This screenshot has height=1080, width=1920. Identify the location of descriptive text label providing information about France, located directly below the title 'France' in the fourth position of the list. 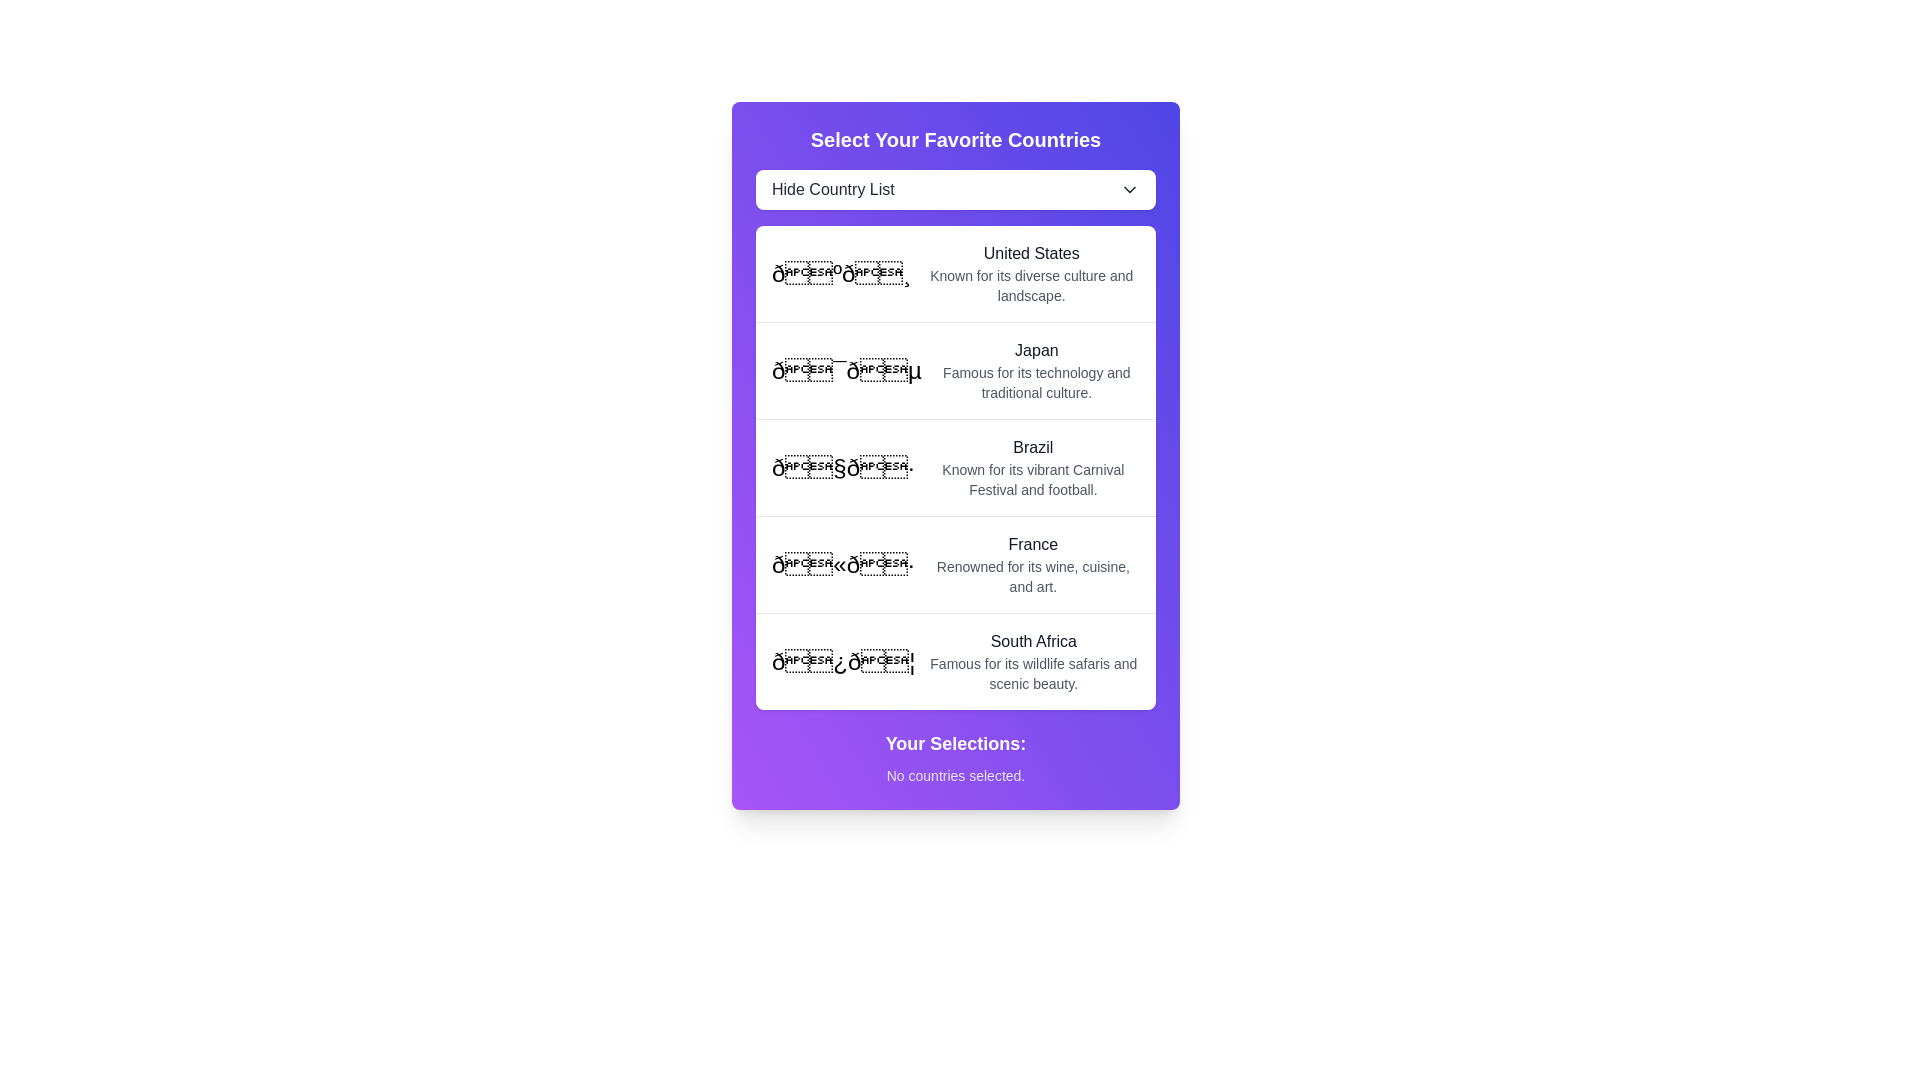
(1033, 577).